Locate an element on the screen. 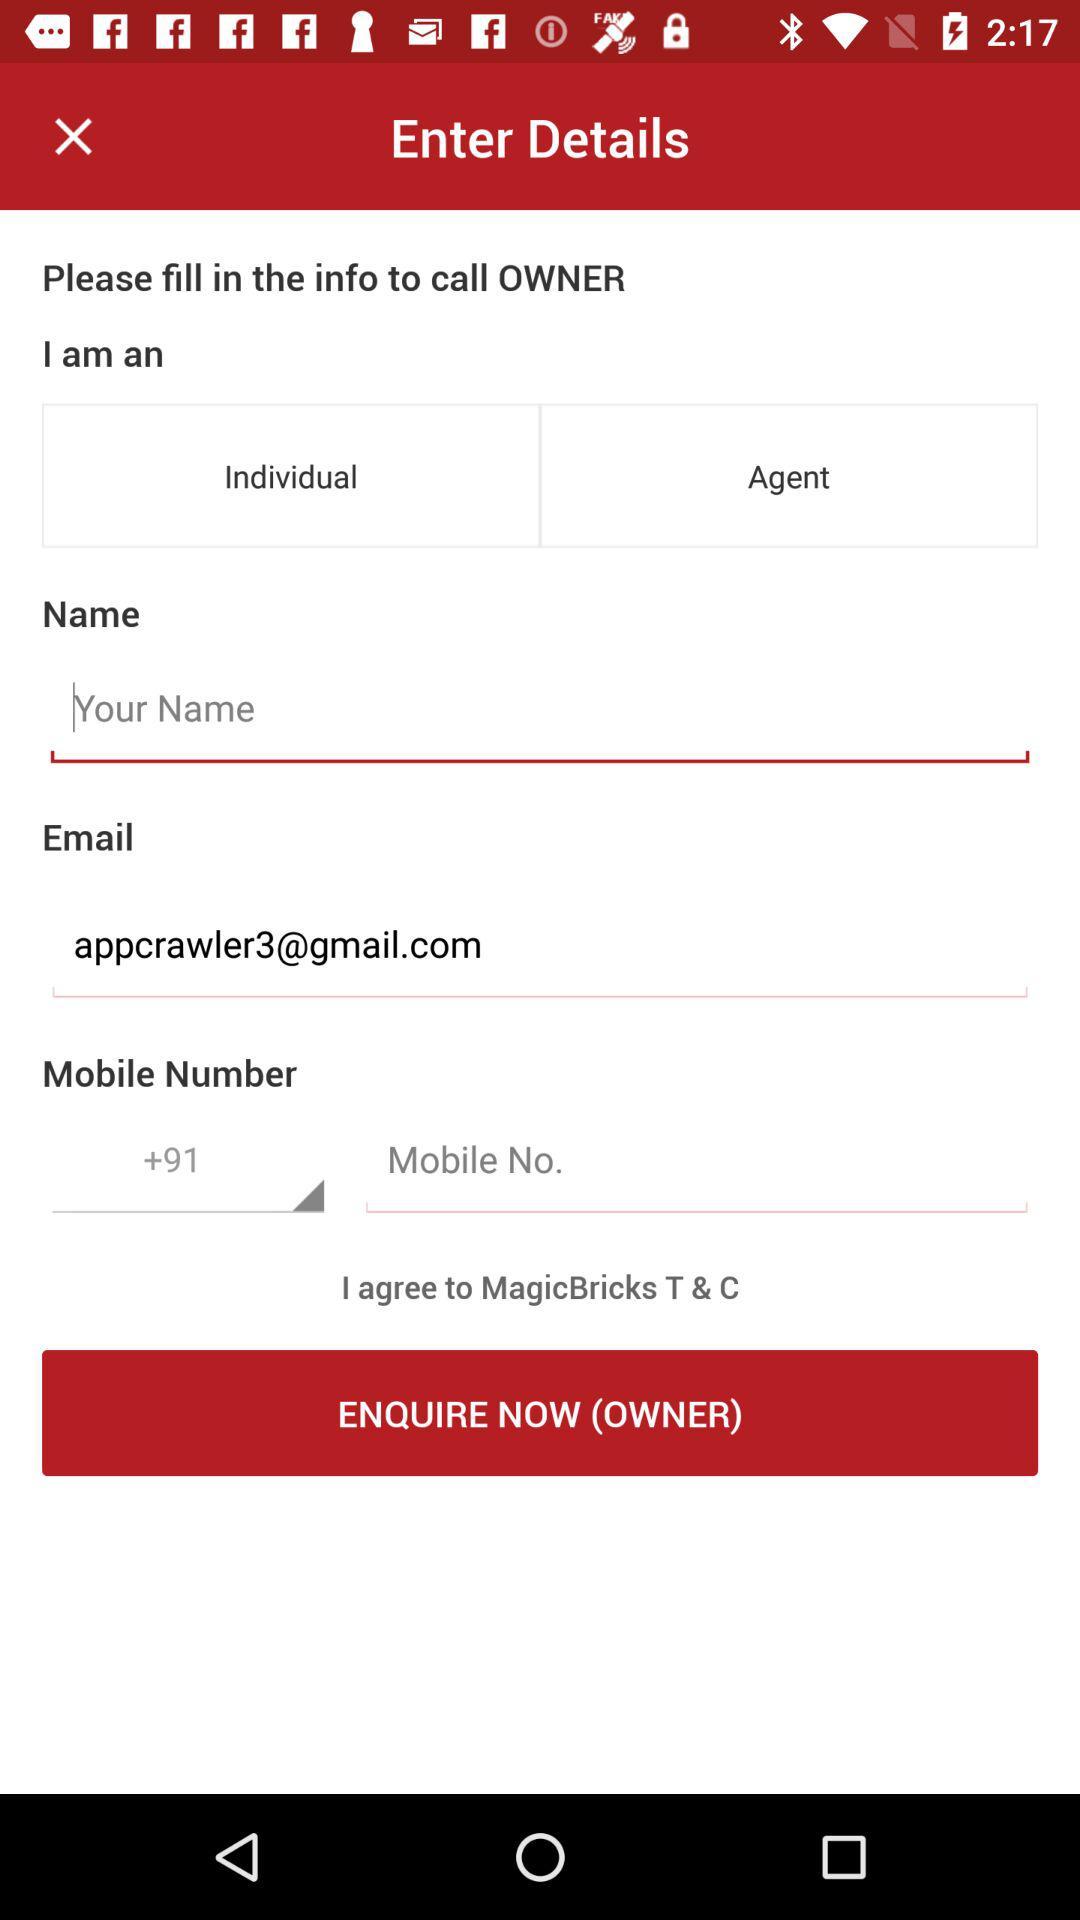 This screenshot has width=1080, height=1920. the item to the left of enter details item is located at coordinates (72, 135).